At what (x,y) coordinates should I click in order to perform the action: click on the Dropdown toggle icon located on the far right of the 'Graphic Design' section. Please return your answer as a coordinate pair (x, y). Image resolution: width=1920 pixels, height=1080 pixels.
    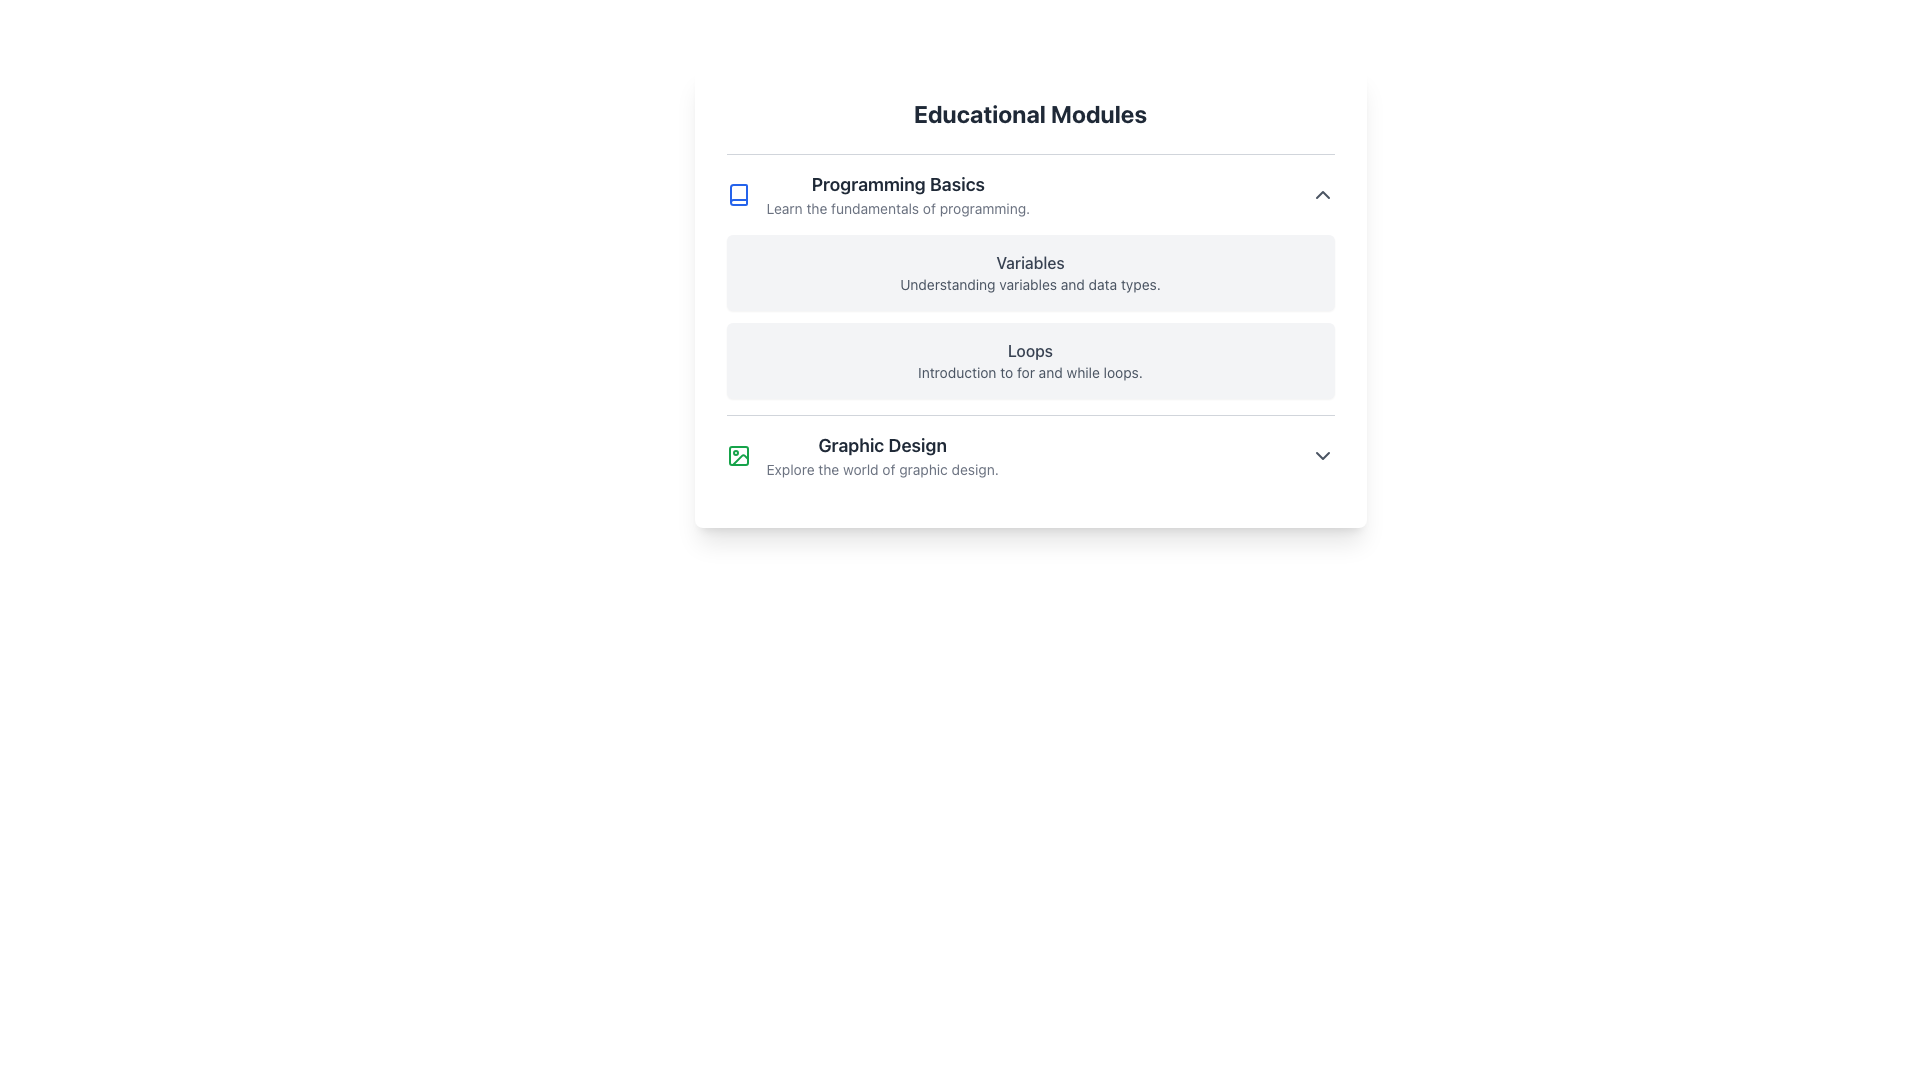
    Looking at the image, I should click on (1322, 455).